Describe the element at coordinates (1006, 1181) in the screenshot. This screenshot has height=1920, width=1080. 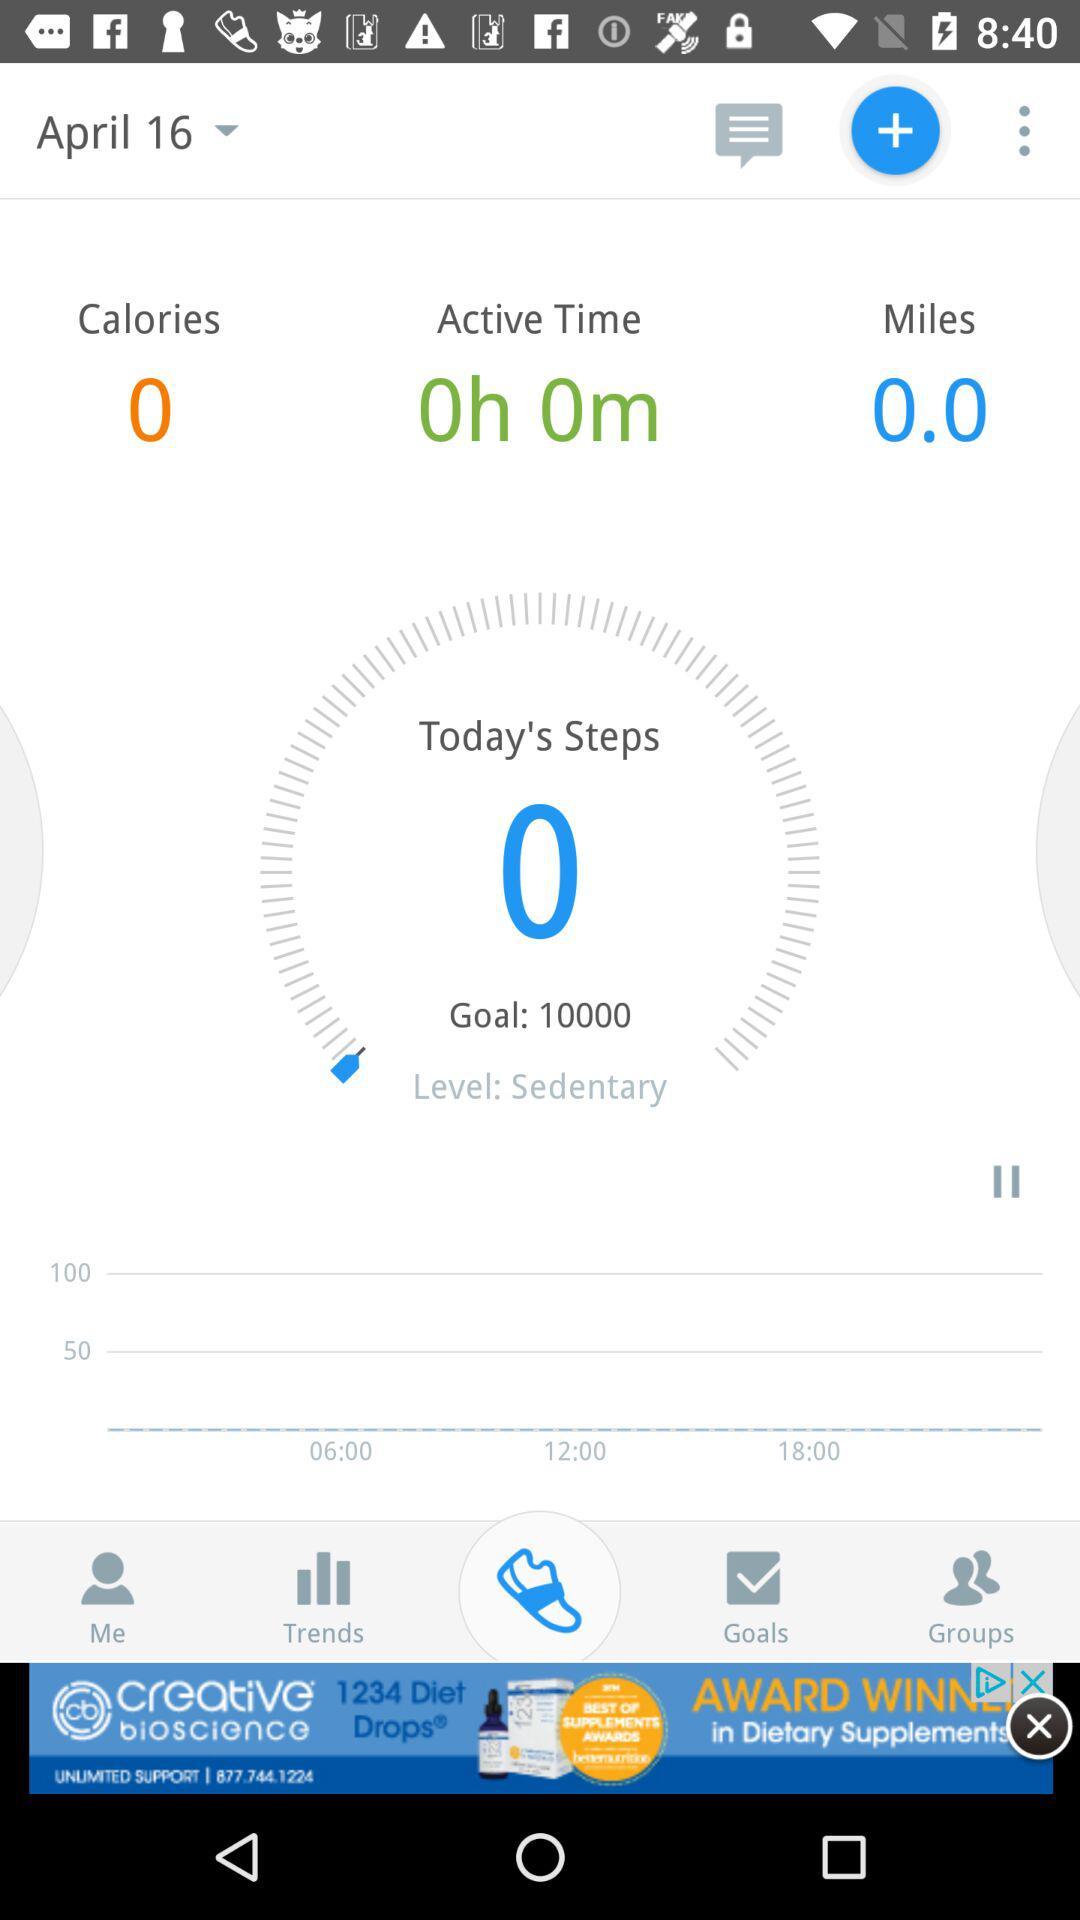
I see `the pause icon` at that location.